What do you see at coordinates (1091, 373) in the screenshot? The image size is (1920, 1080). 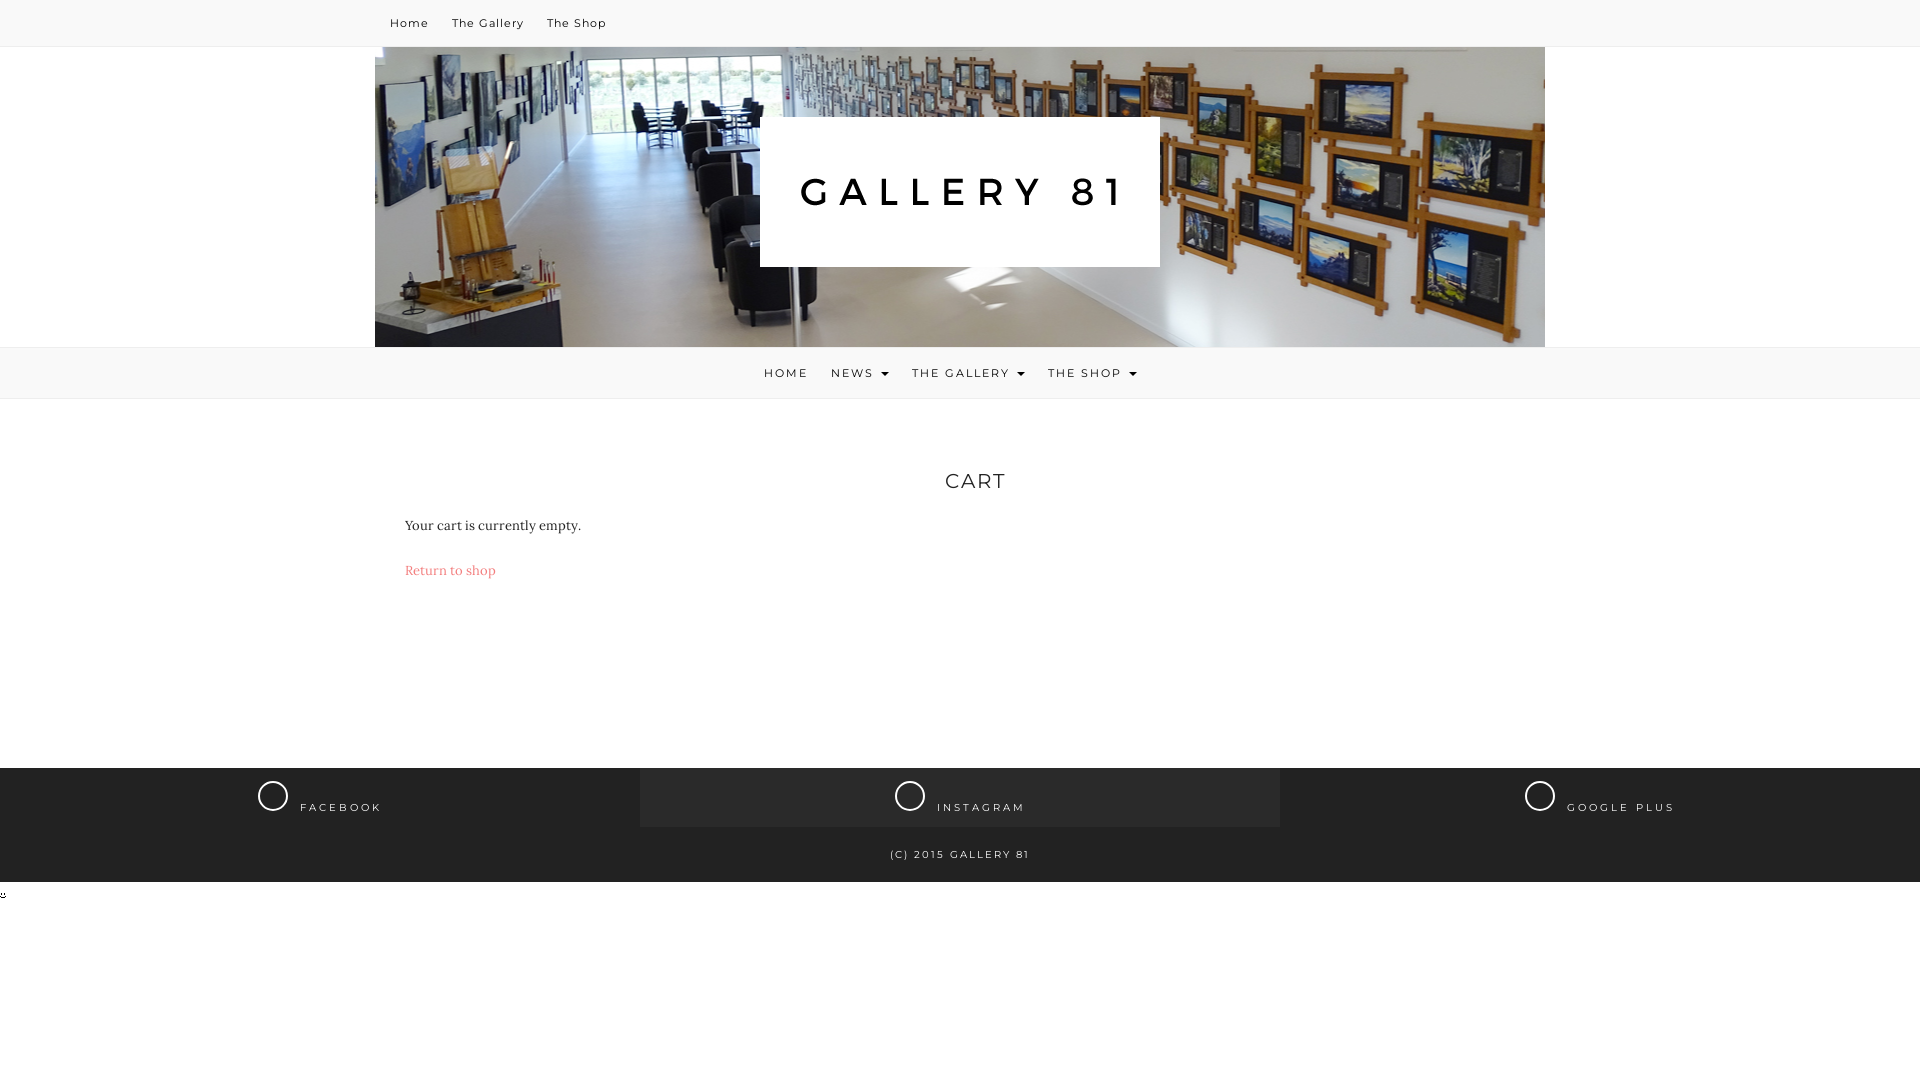 I see `'THE SHOP'` at bounding box center [1091, 373].